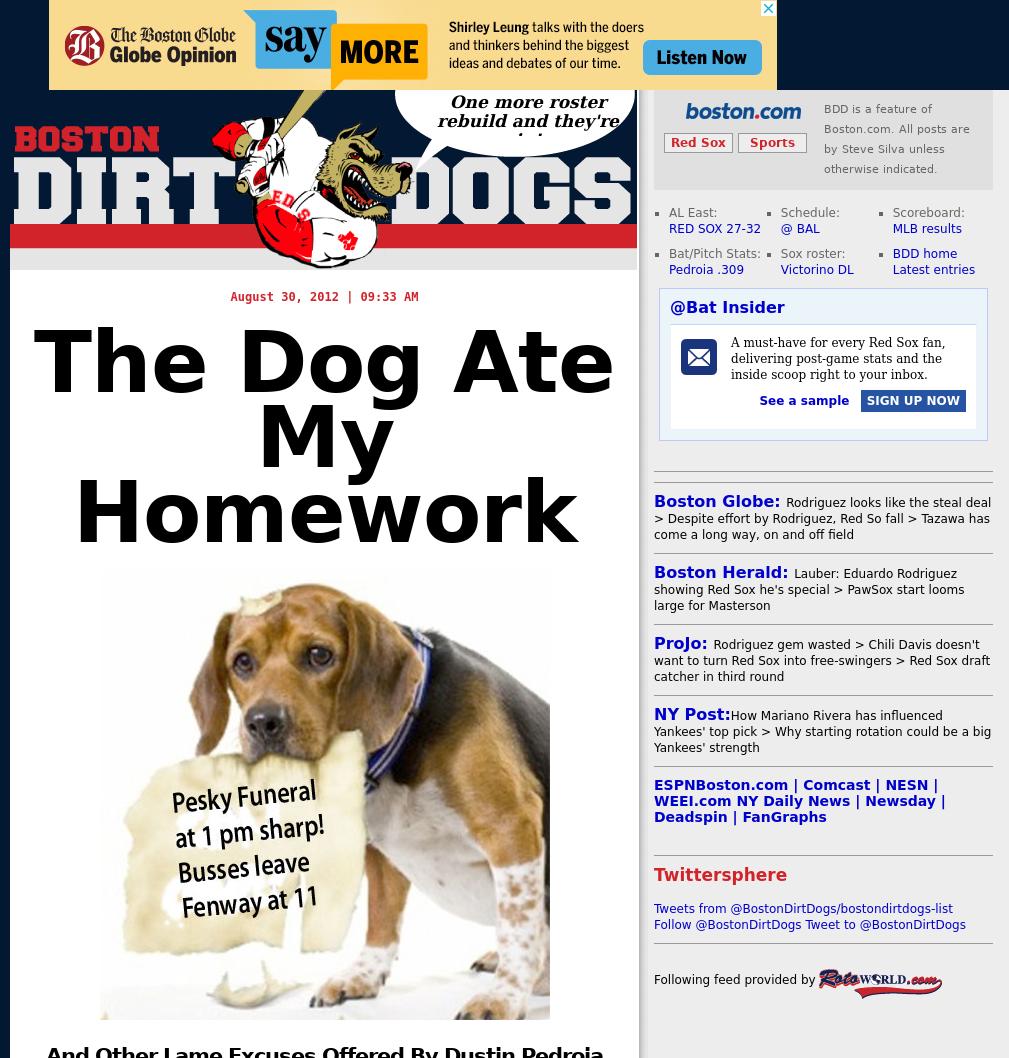  What do you see at coordinates (714, 228) in the screenshot?
I see `'RED SOX 27-32'` at bounding box center [714, 228].